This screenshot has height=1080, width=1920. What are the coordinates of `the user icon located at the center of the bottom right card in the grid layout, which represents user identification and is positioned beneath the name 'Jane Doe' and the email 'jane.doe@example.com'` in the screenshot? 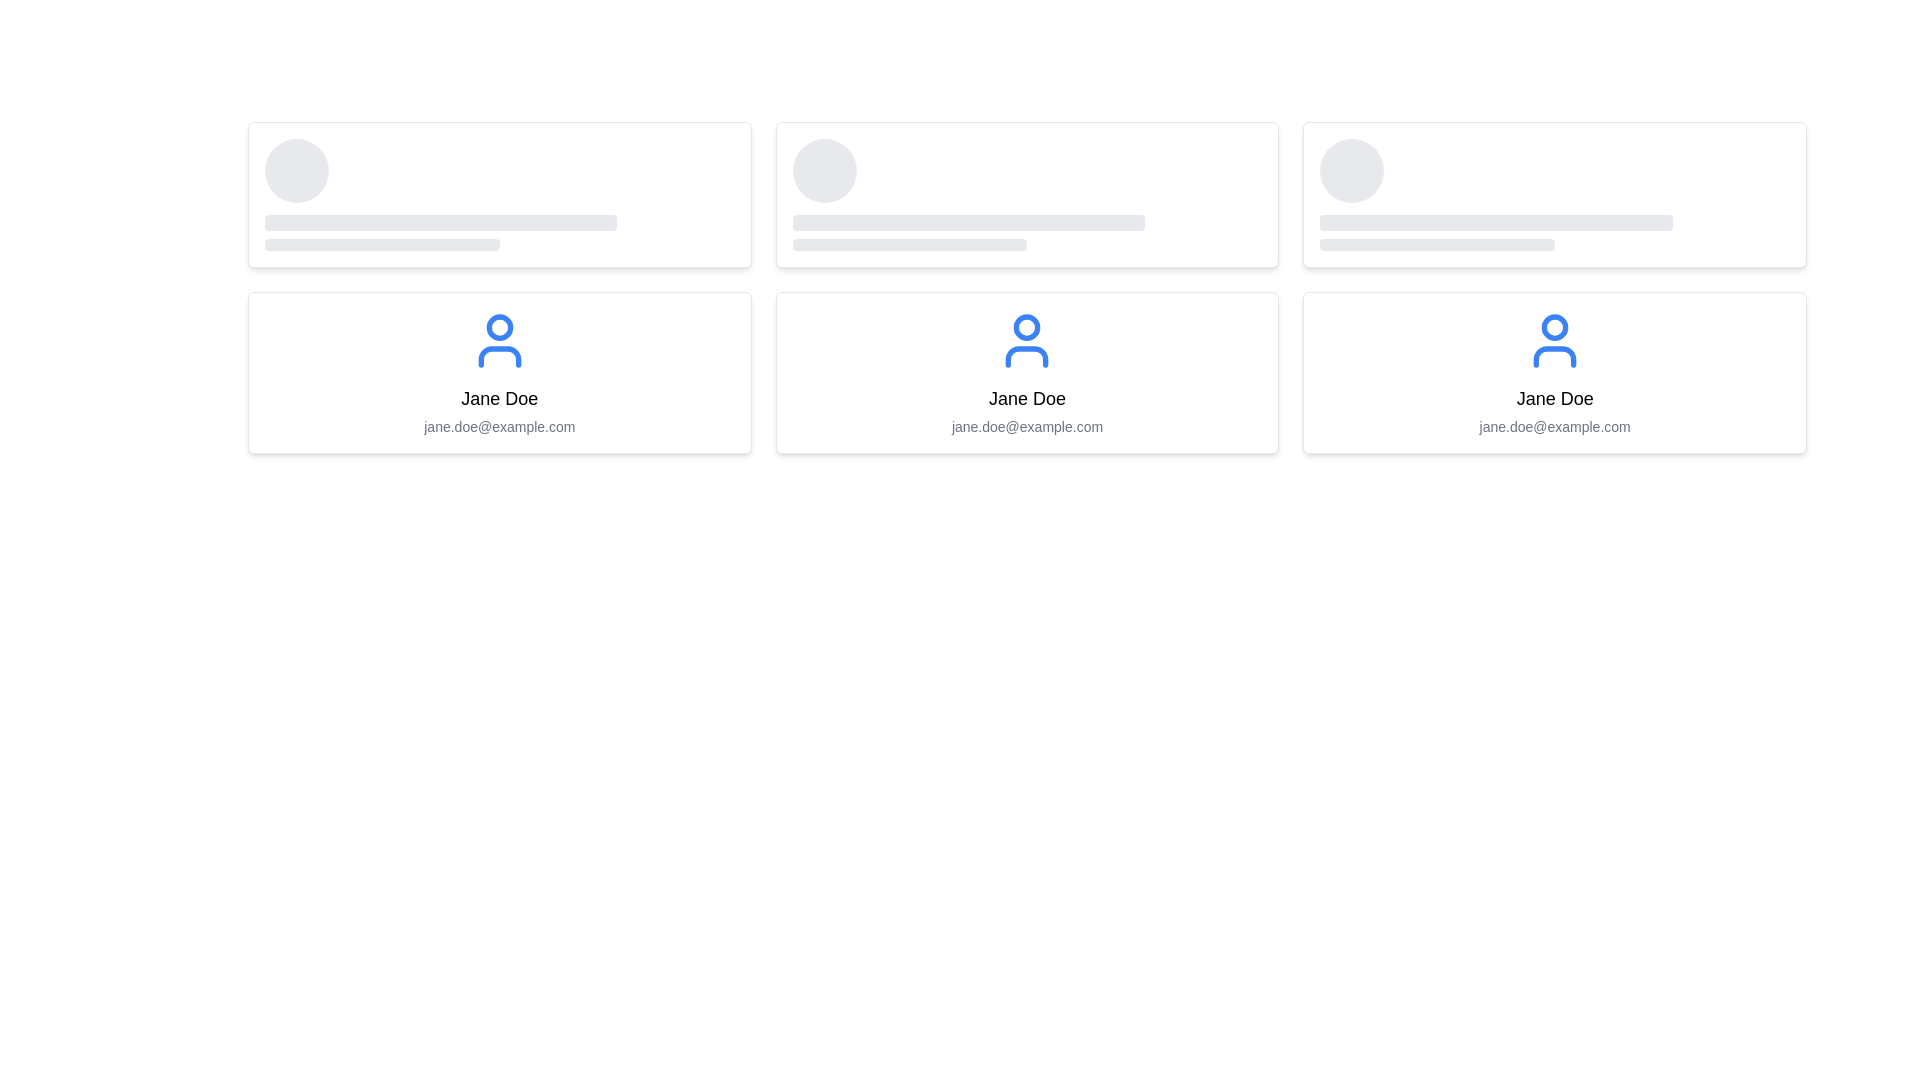 It's located at (1554, 339).